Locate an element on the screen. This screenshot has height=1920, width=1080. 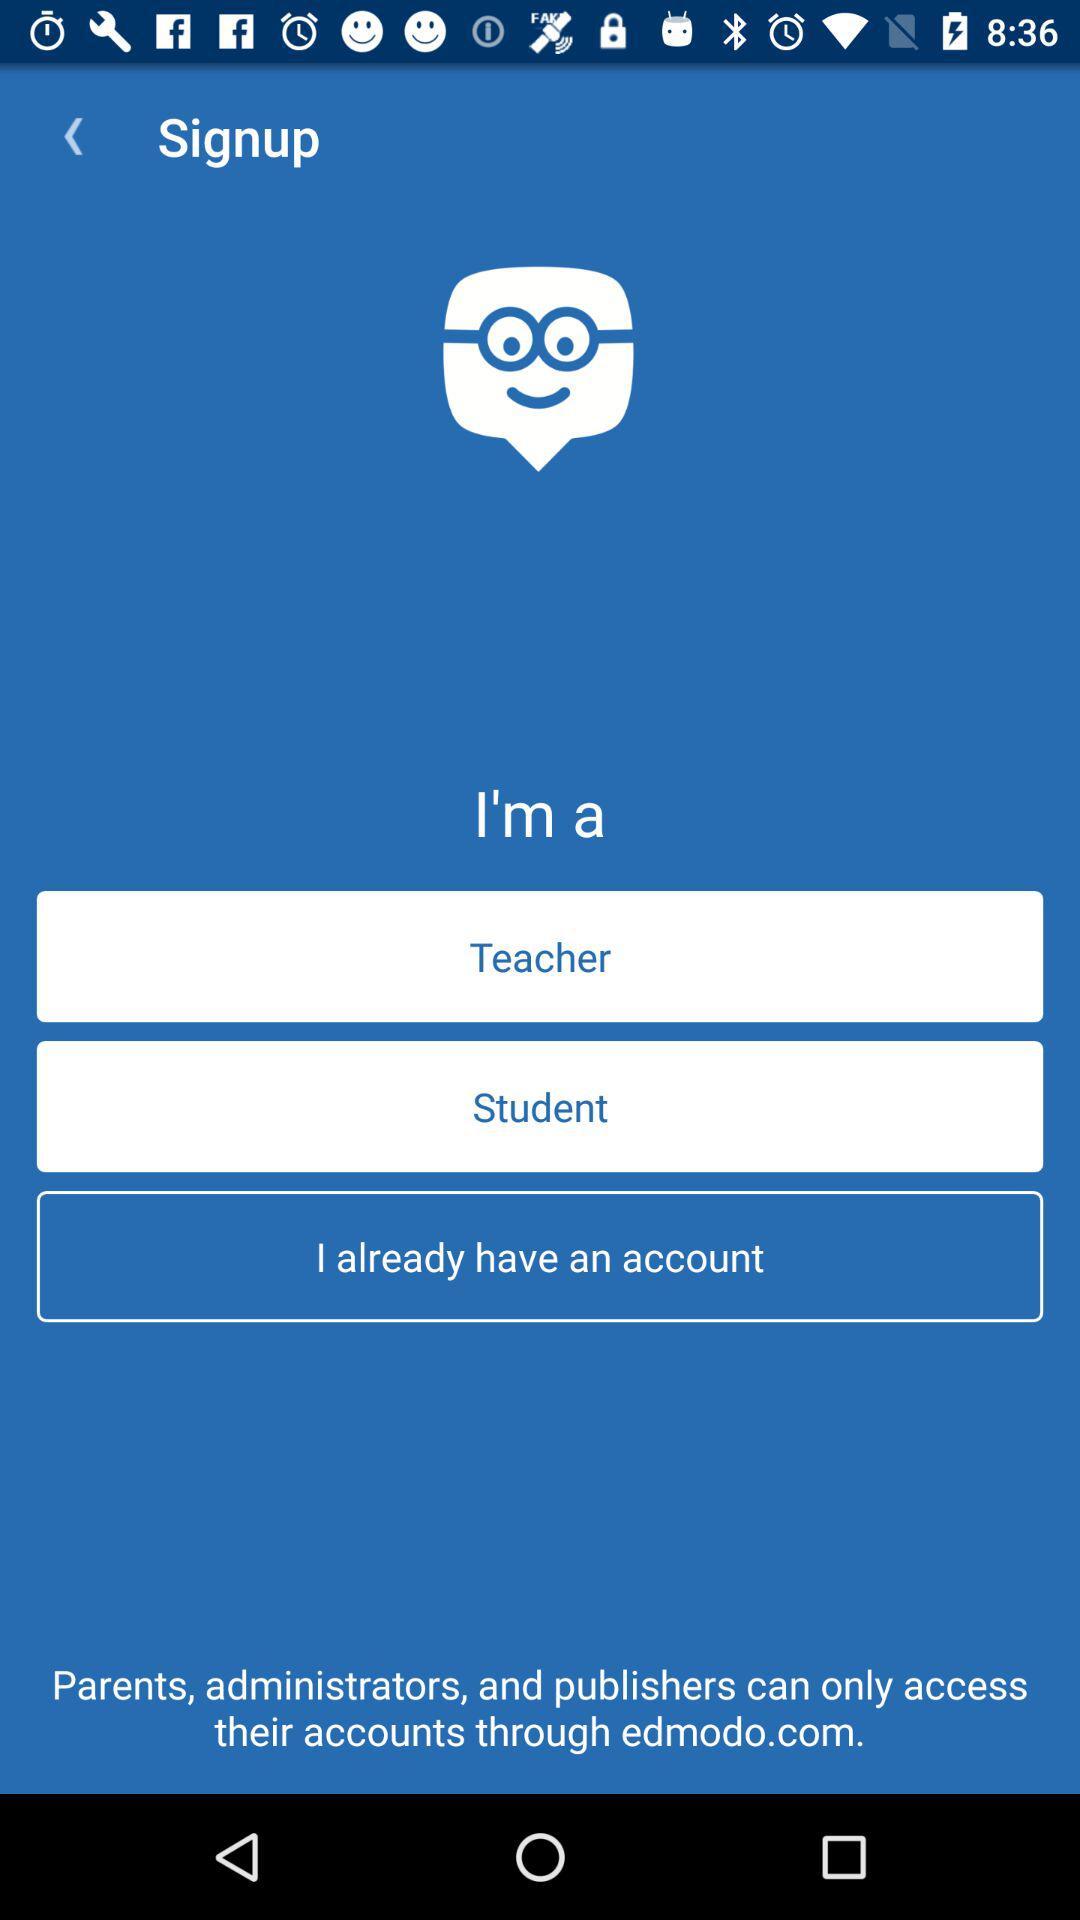
icon above teacher is located at coordinates (72, 135).